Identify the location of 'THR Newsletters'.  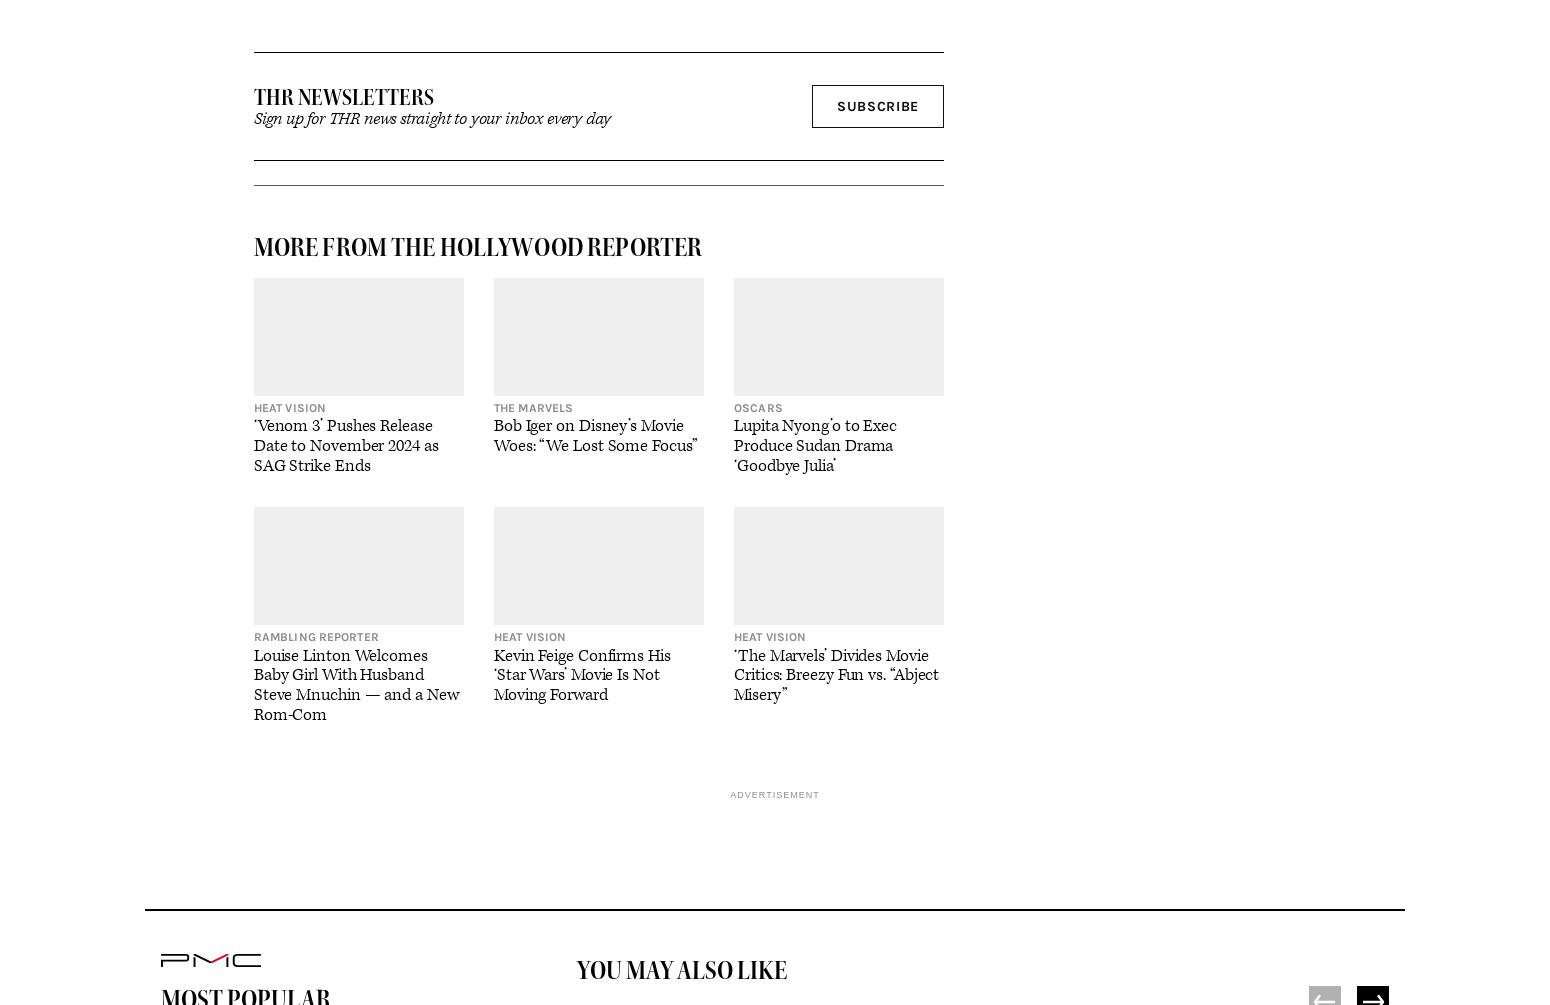
(342, 96).